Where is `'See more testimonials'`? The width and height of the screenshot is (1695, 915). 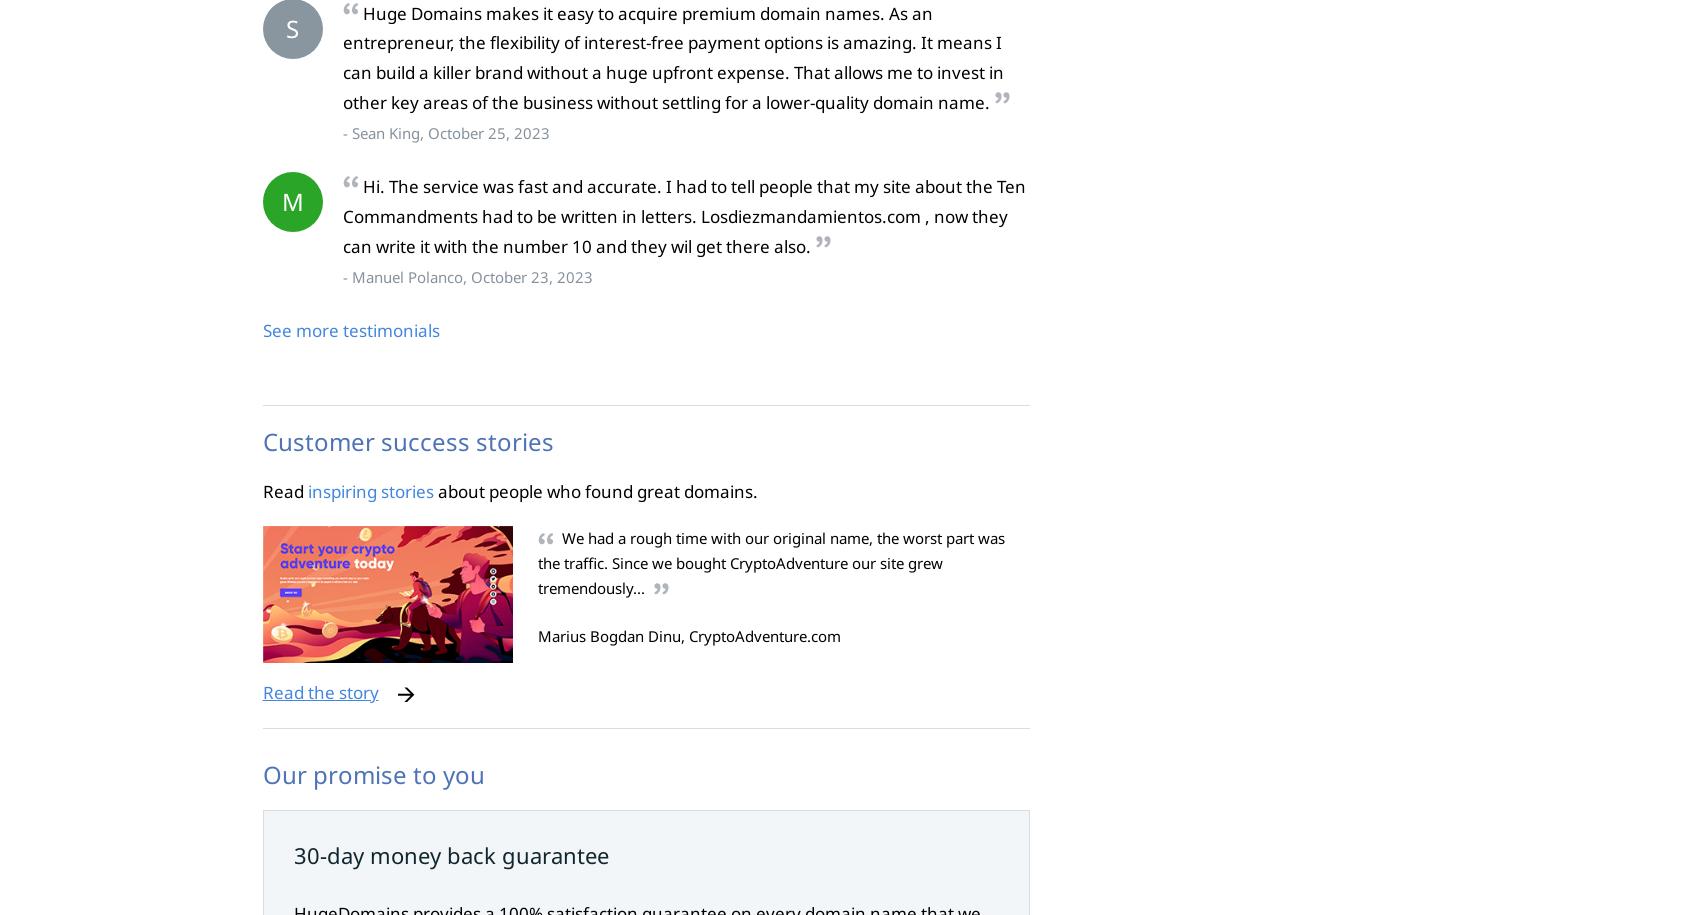 'See more testimonials' is located at coordinates (349, 330).